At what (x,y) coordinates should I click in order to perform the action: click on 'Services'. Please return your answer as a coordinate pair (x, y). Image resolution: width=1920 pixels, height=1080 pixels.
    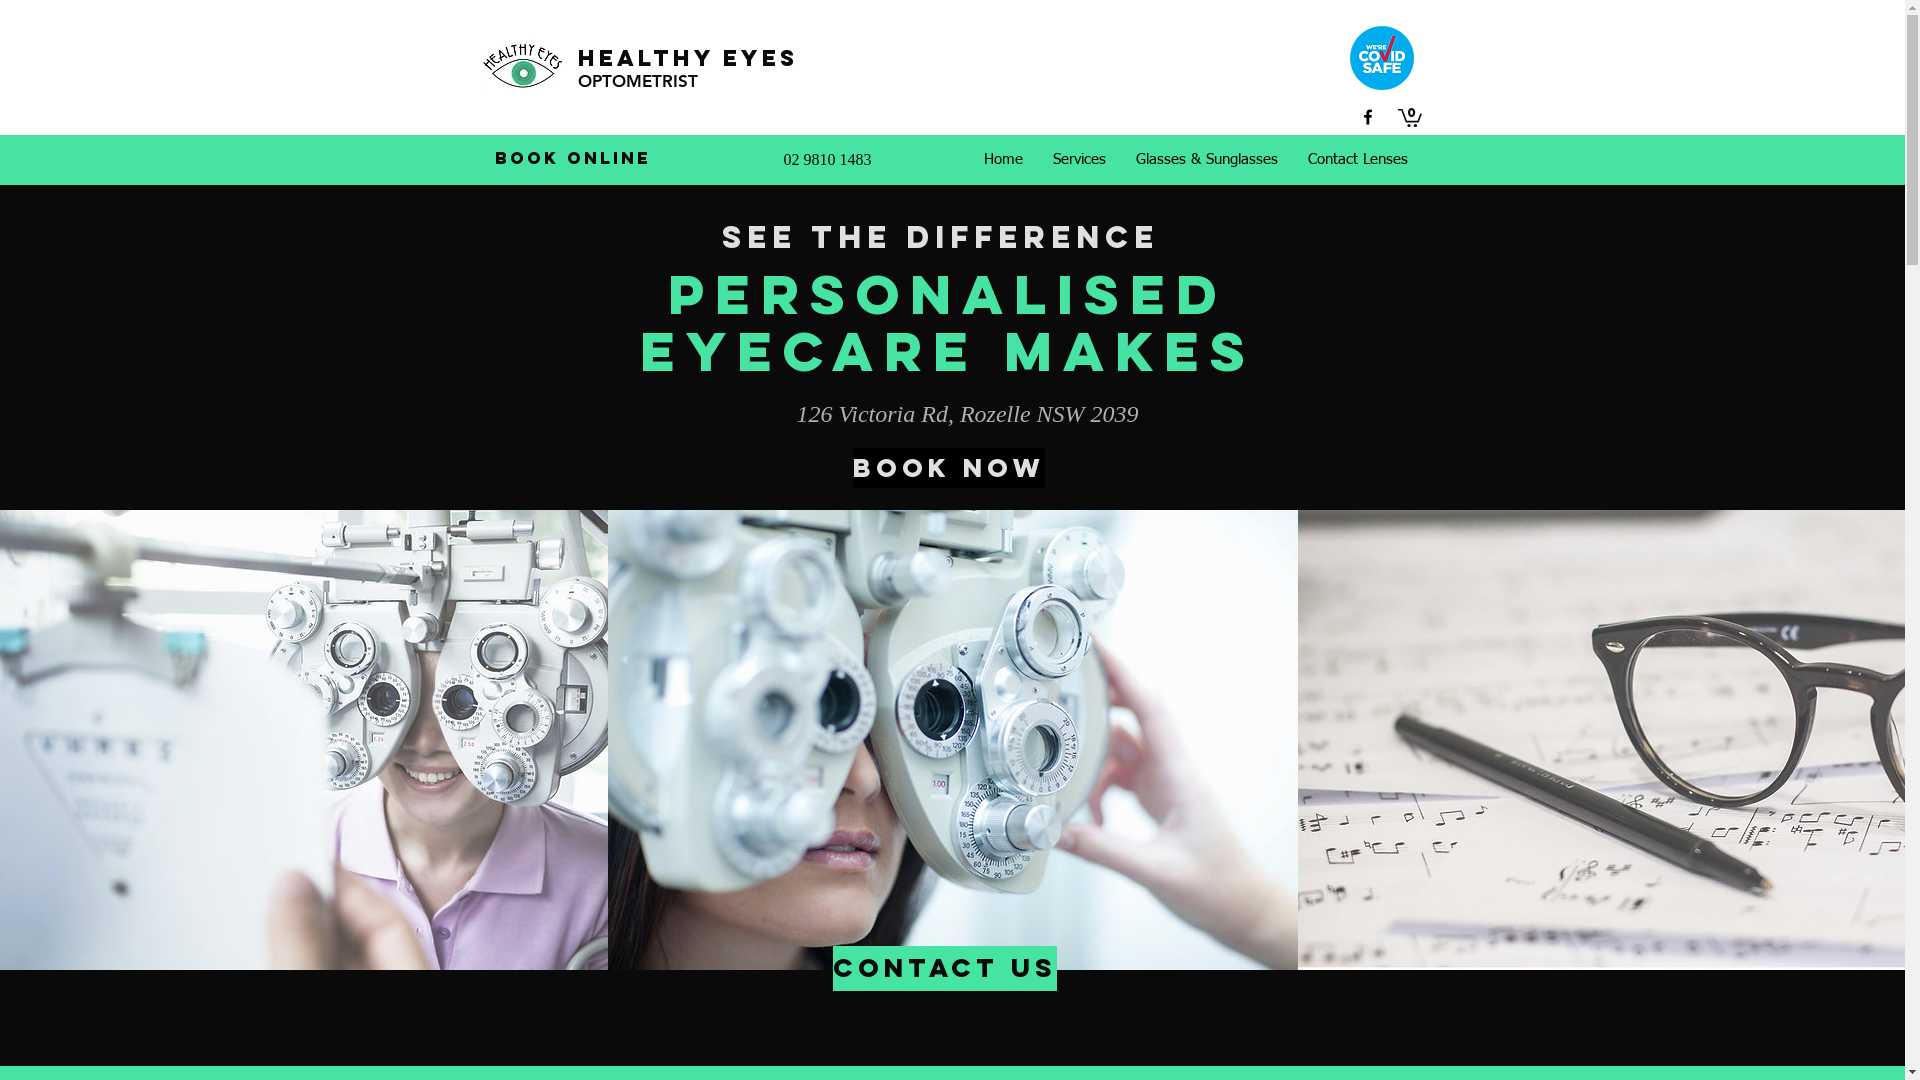
    Looking at the image, I should click on (1037, 158).